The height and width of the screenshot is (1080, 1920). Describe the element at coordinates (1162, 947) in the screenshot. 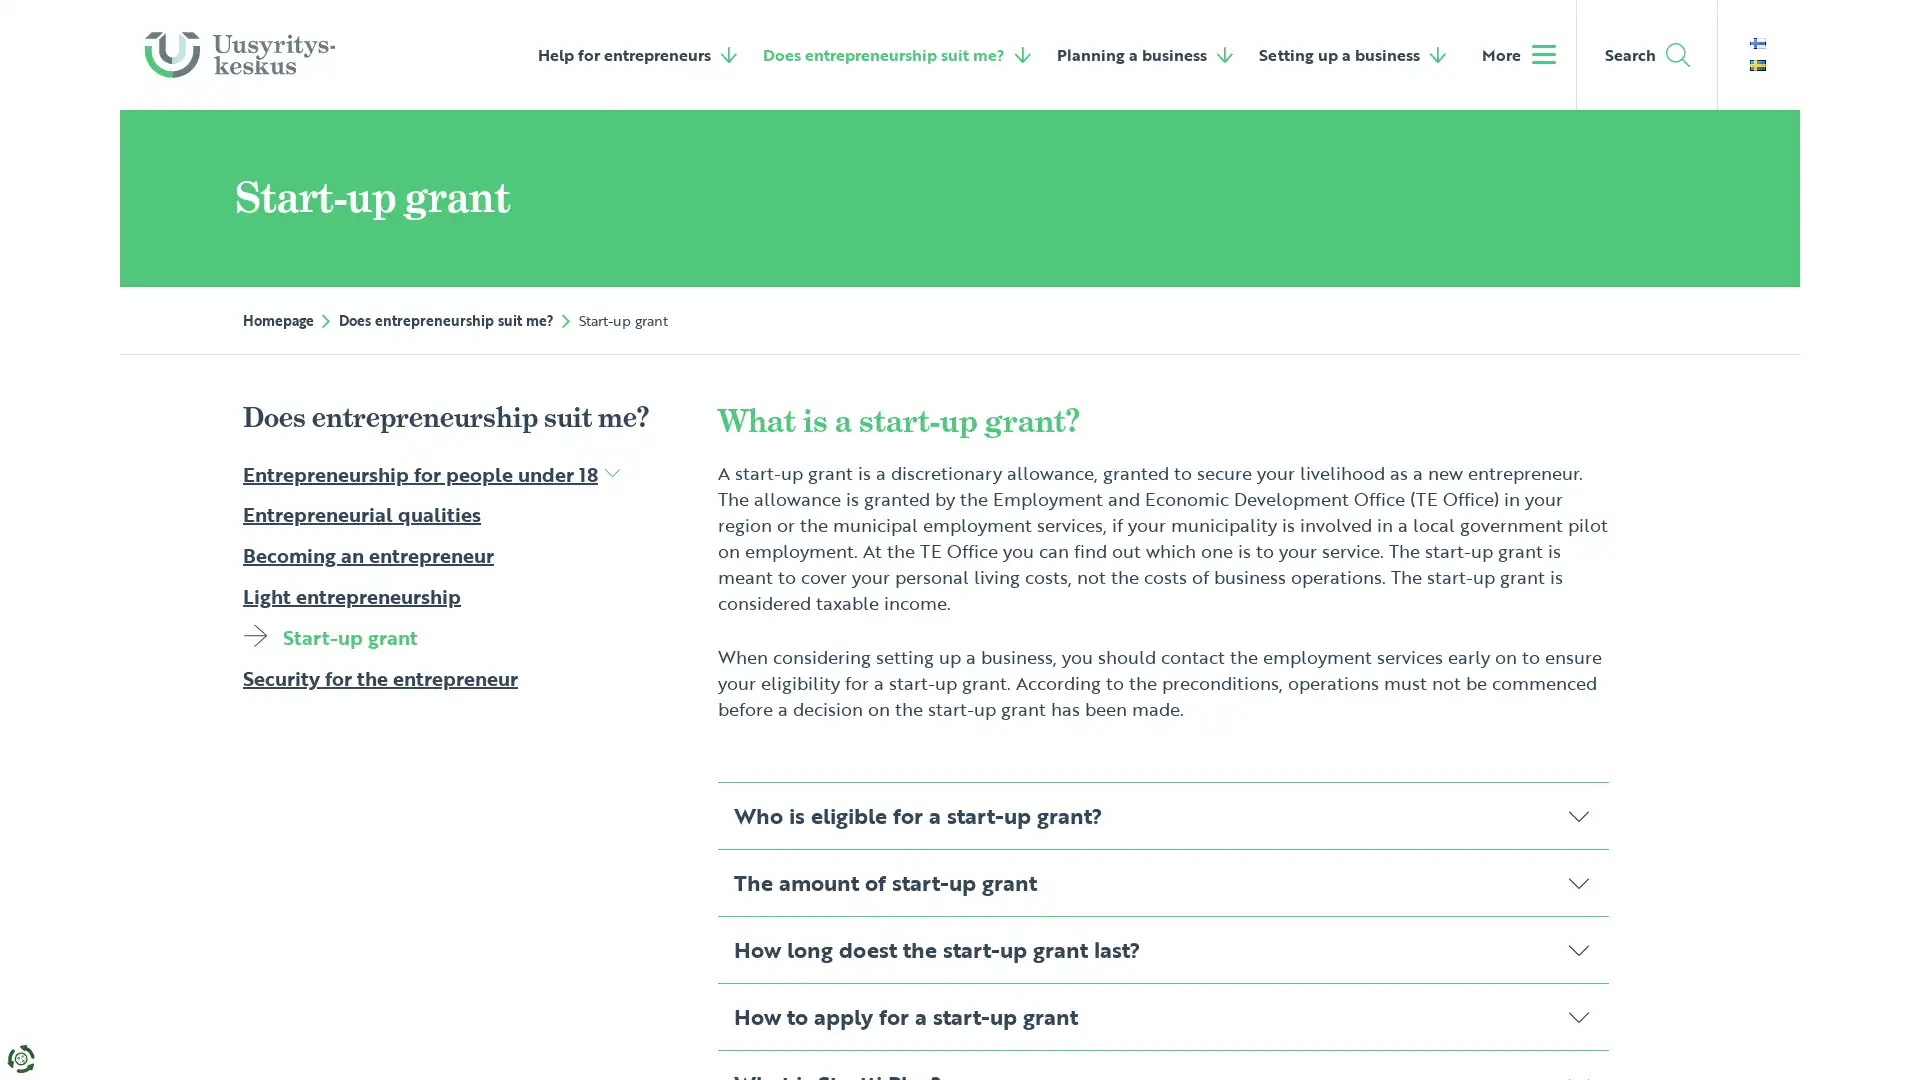

I see `How long doest the start-up grant last?` at that location.